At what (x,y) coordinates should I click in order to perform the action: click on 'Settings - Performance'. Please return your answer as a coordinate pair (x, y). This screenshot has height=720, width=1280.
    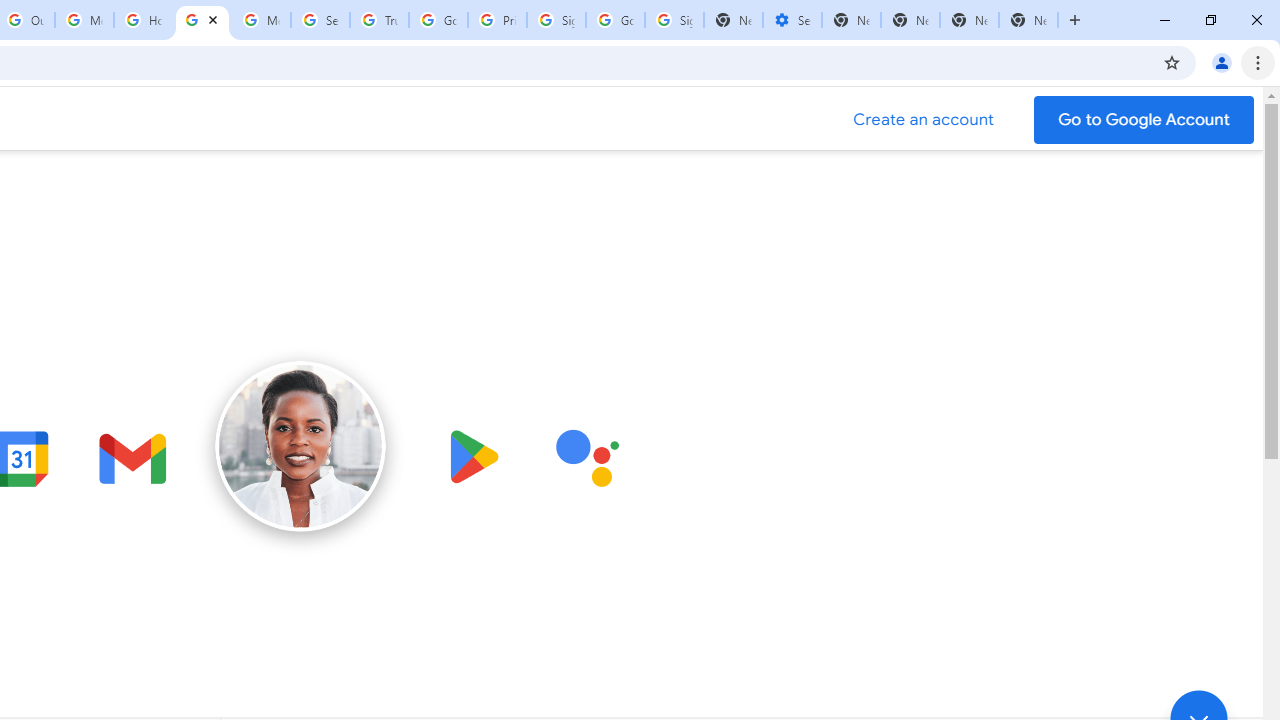
    Looking at the image, I should click on (791, 20).